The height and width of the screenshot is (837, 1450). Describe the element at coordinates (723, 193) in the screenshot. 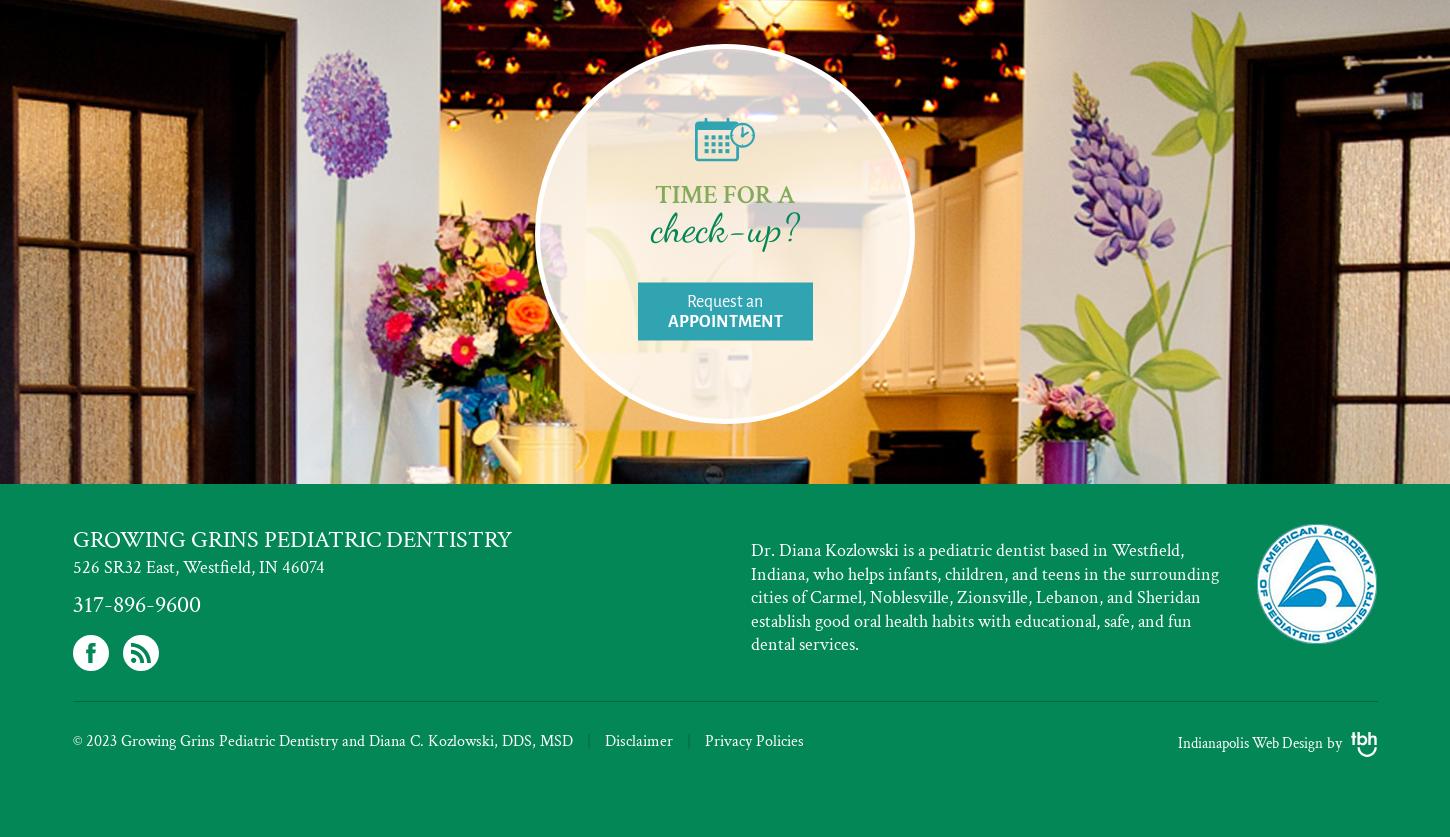

I see `'Time for a'` at that location.